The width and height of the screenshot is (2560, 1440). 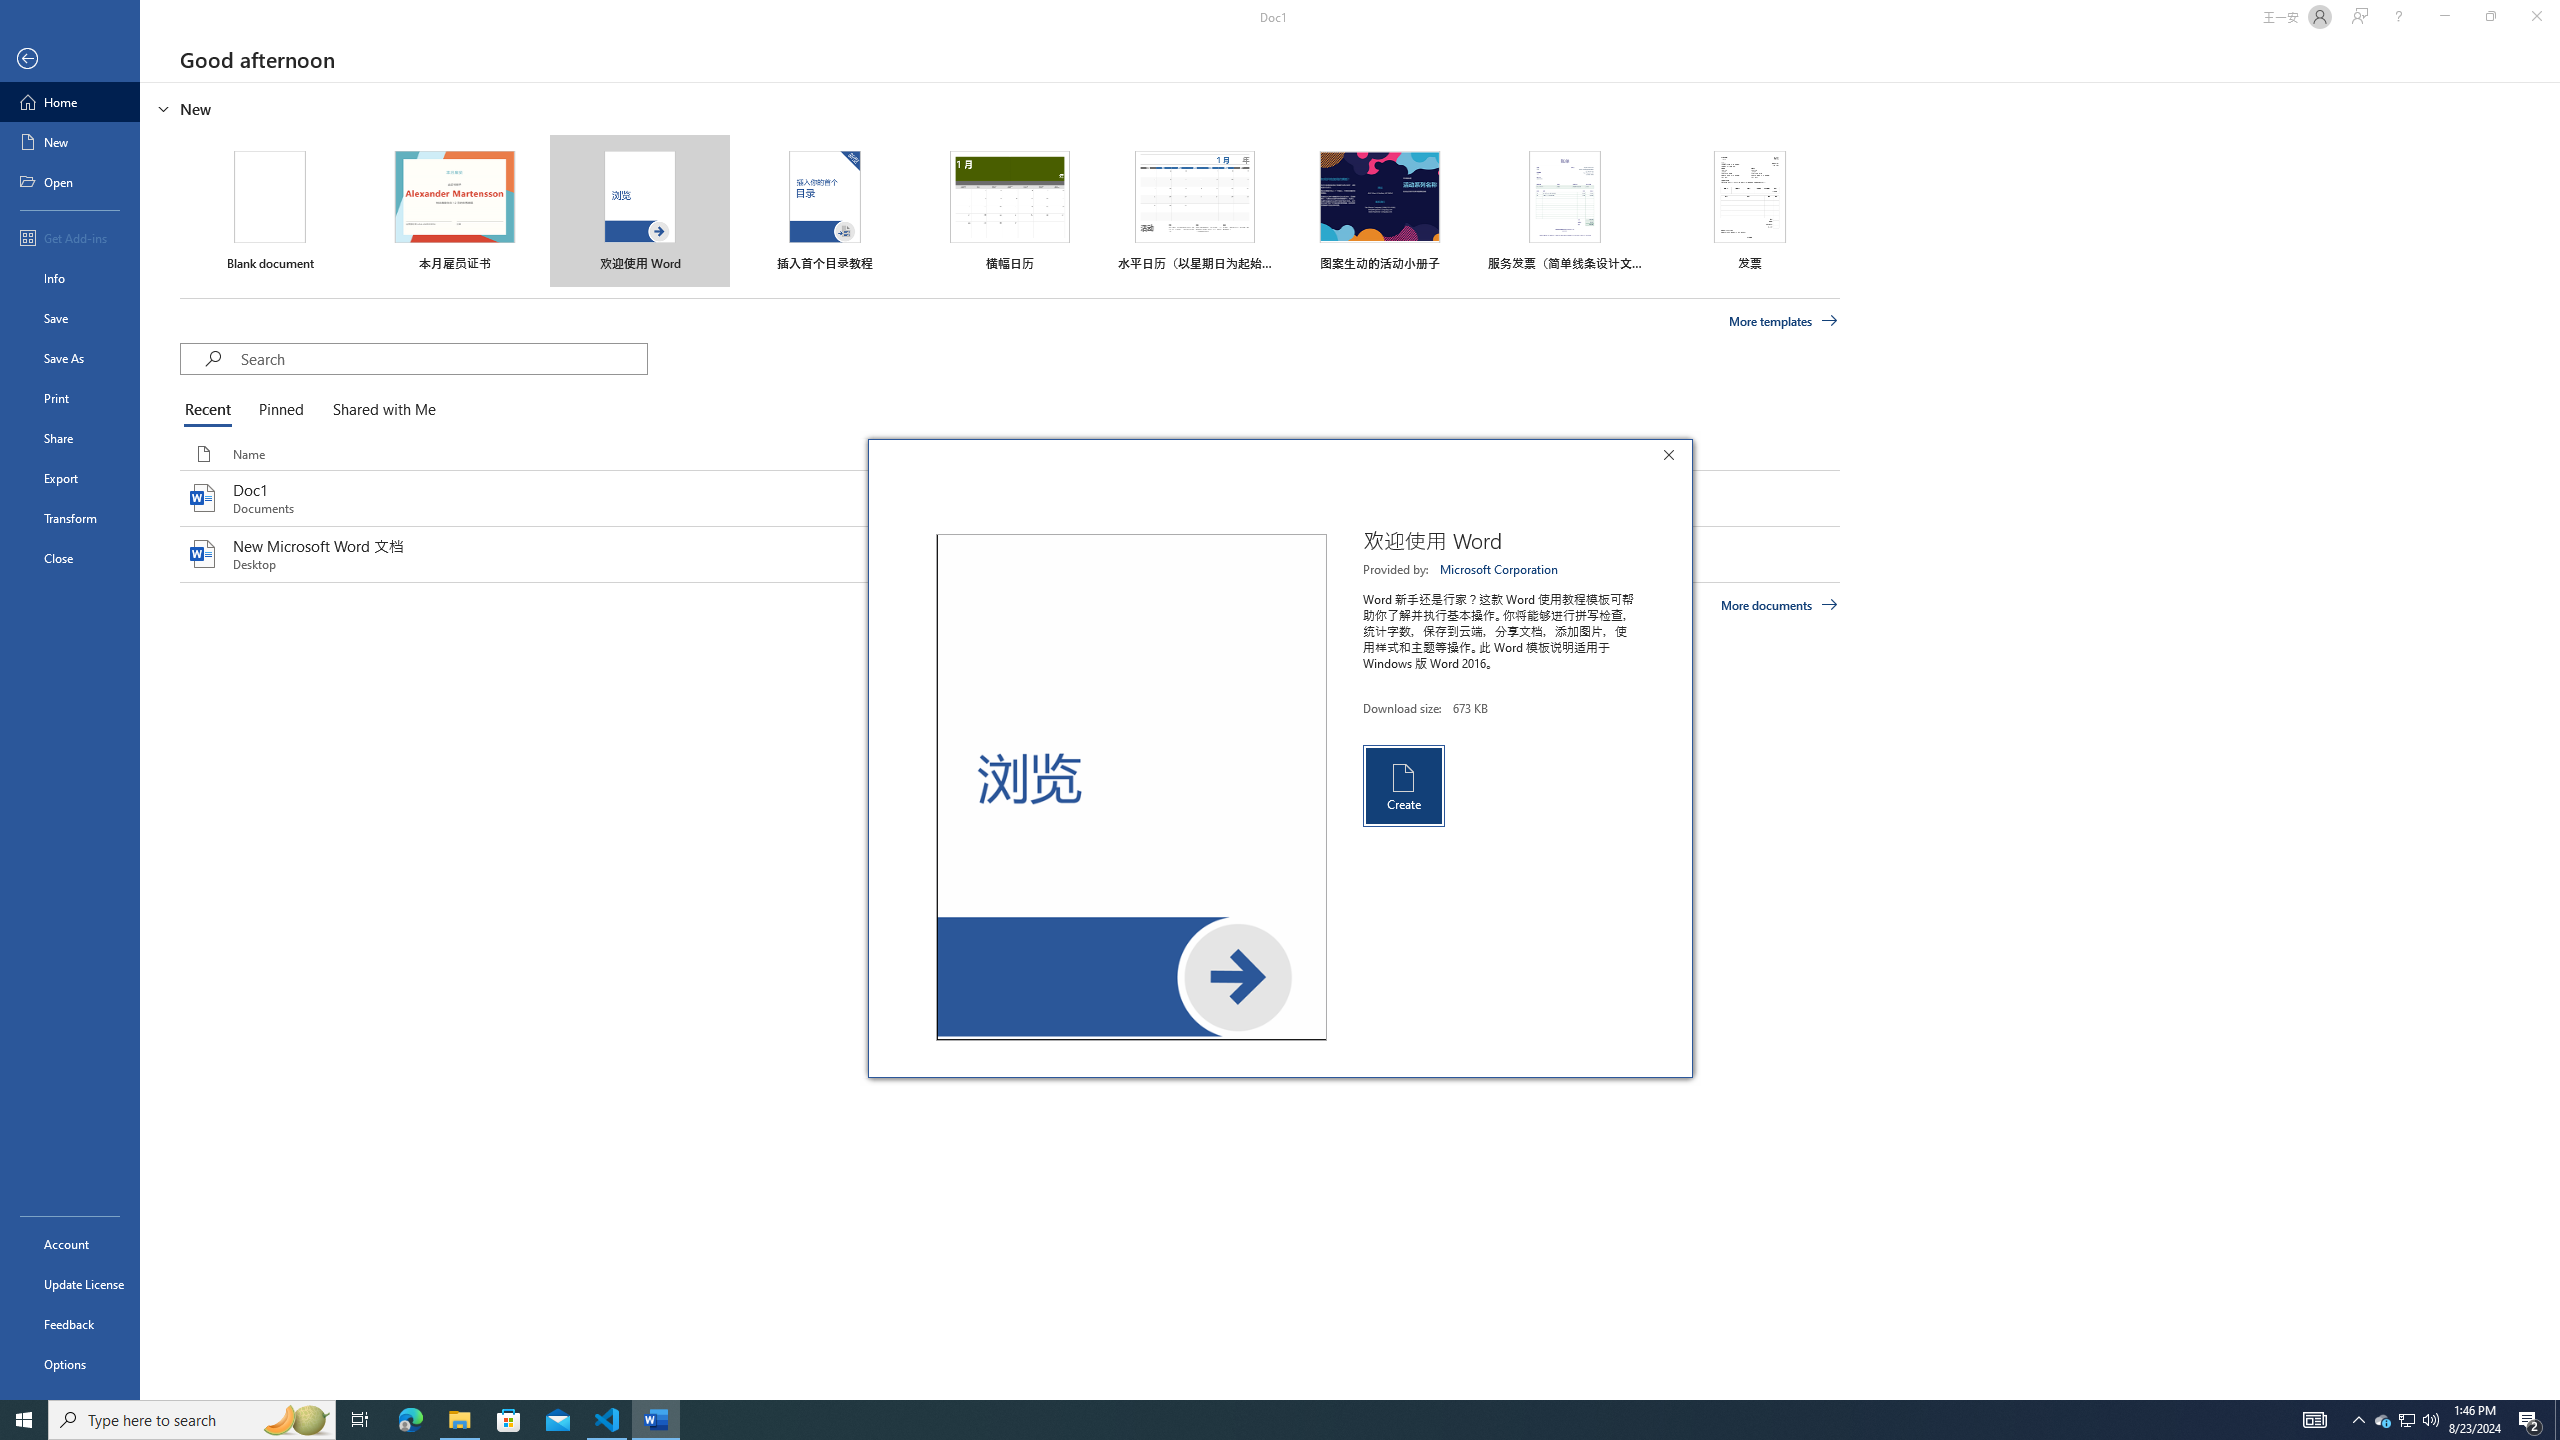 What do you see at coordinates (69, 1324) in the screenshot?
I see `'Feedback'` at bounding box center [69, 1324].